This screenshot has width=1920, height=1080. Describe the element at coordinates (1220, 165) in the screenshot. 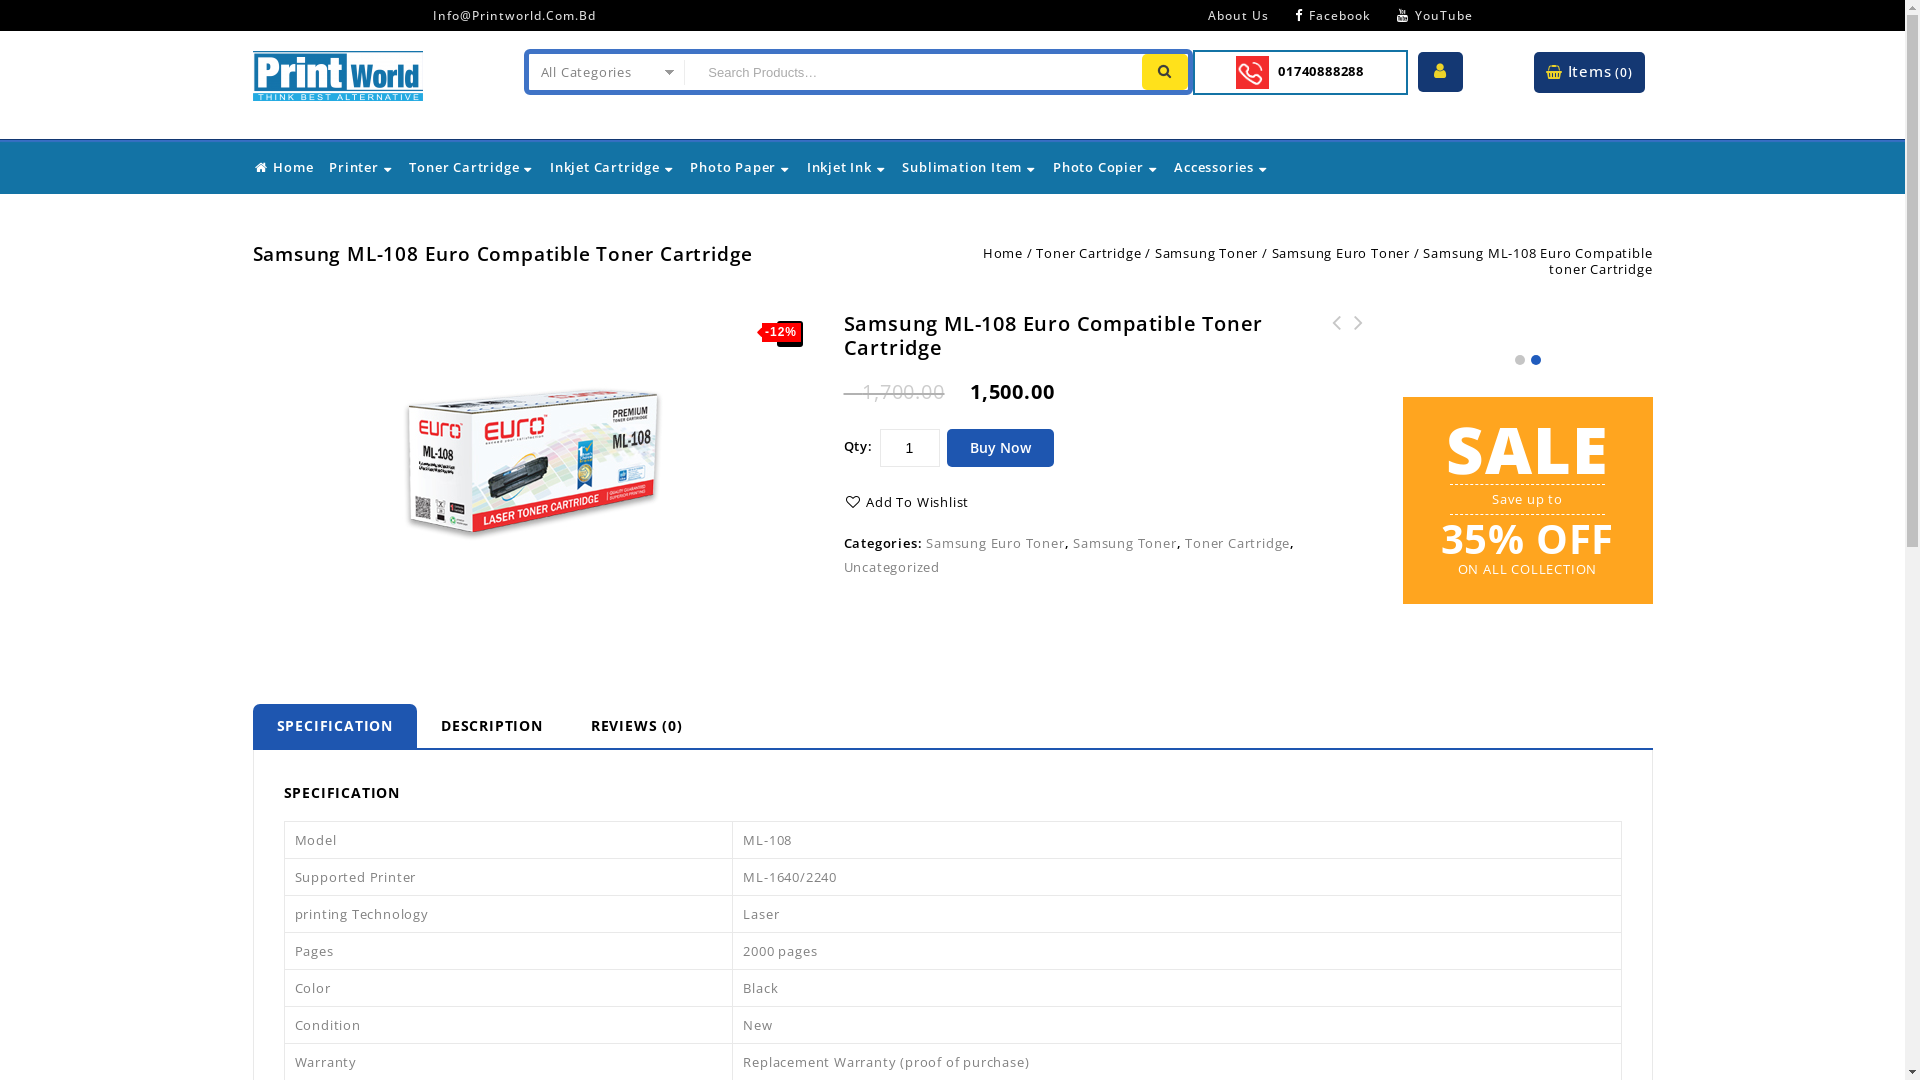

I see `'Accessories'` at that location.